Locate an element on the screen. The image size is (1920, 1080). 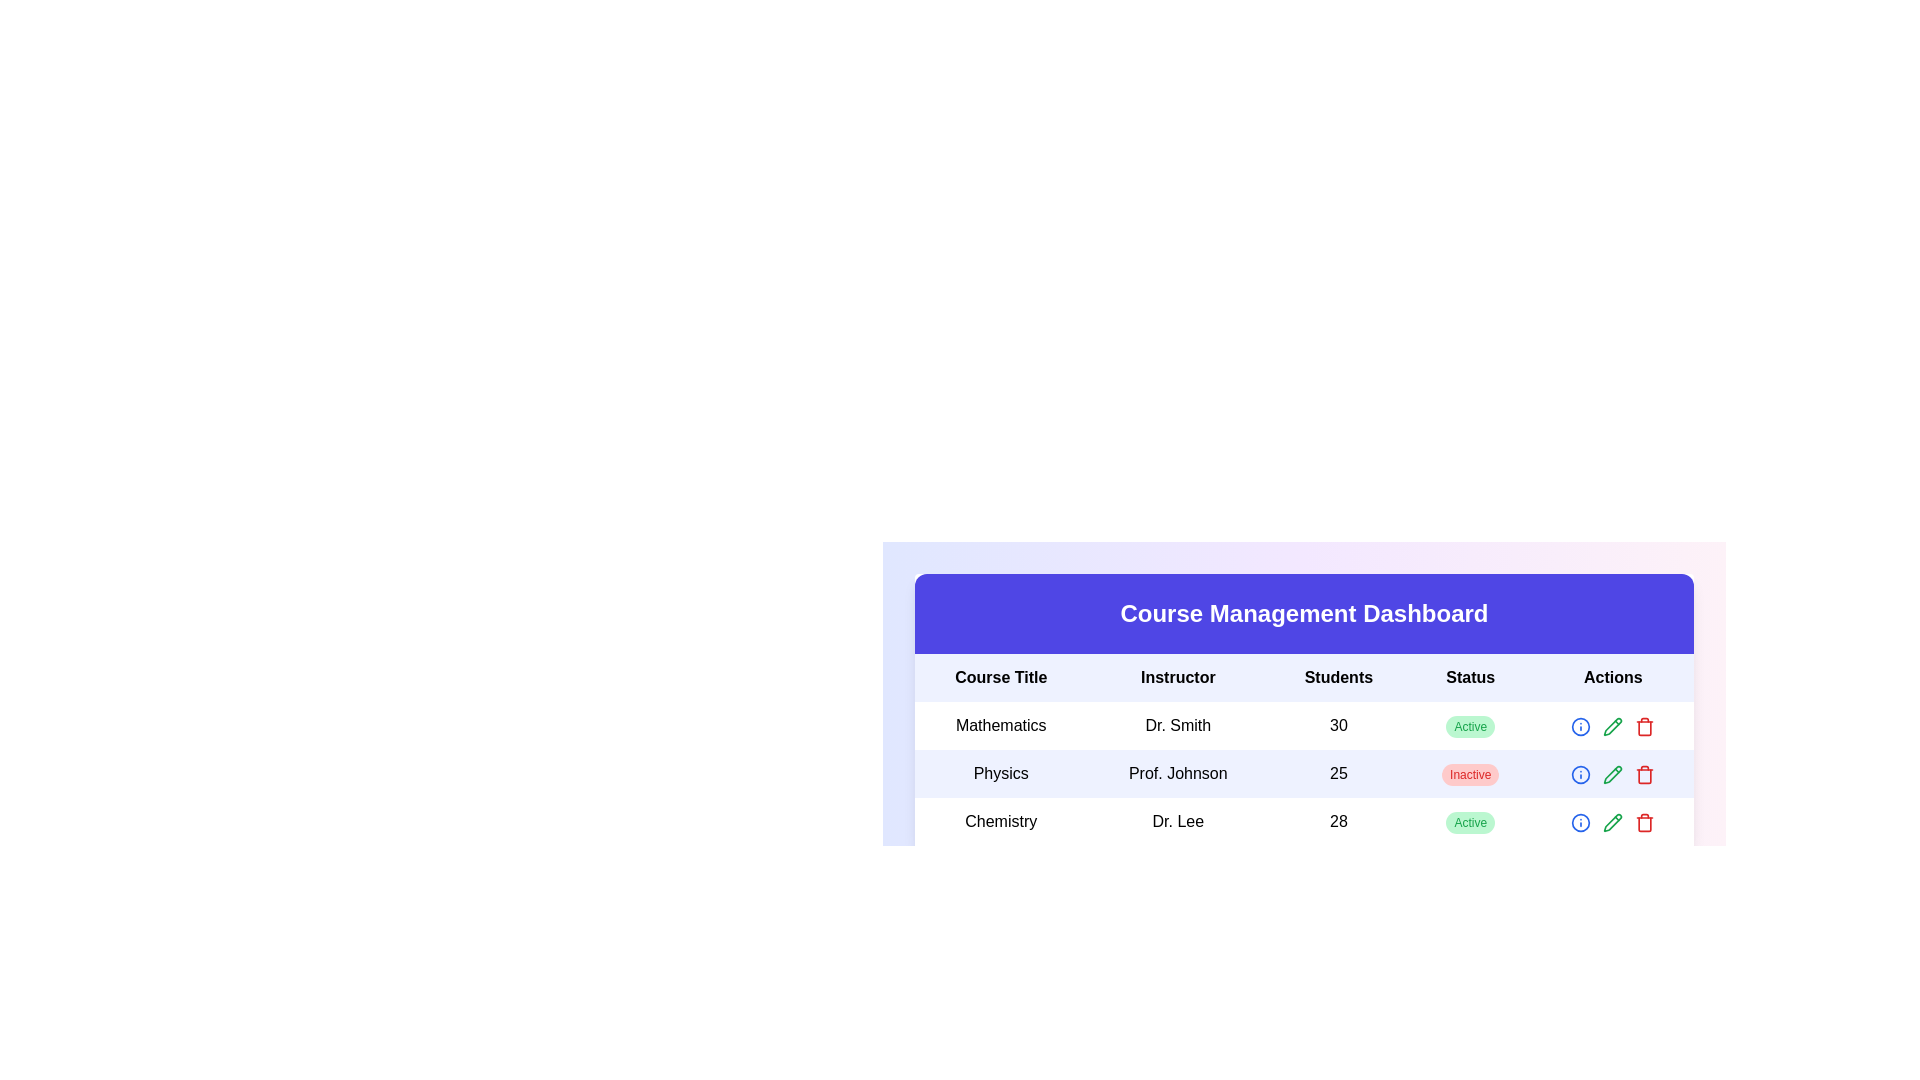
the 'Inactive' badge with a red background and white text located in the 'Status' column of the second row for 'Physics' in the Course Management Dashboard is located at coordinates (1470, 774).